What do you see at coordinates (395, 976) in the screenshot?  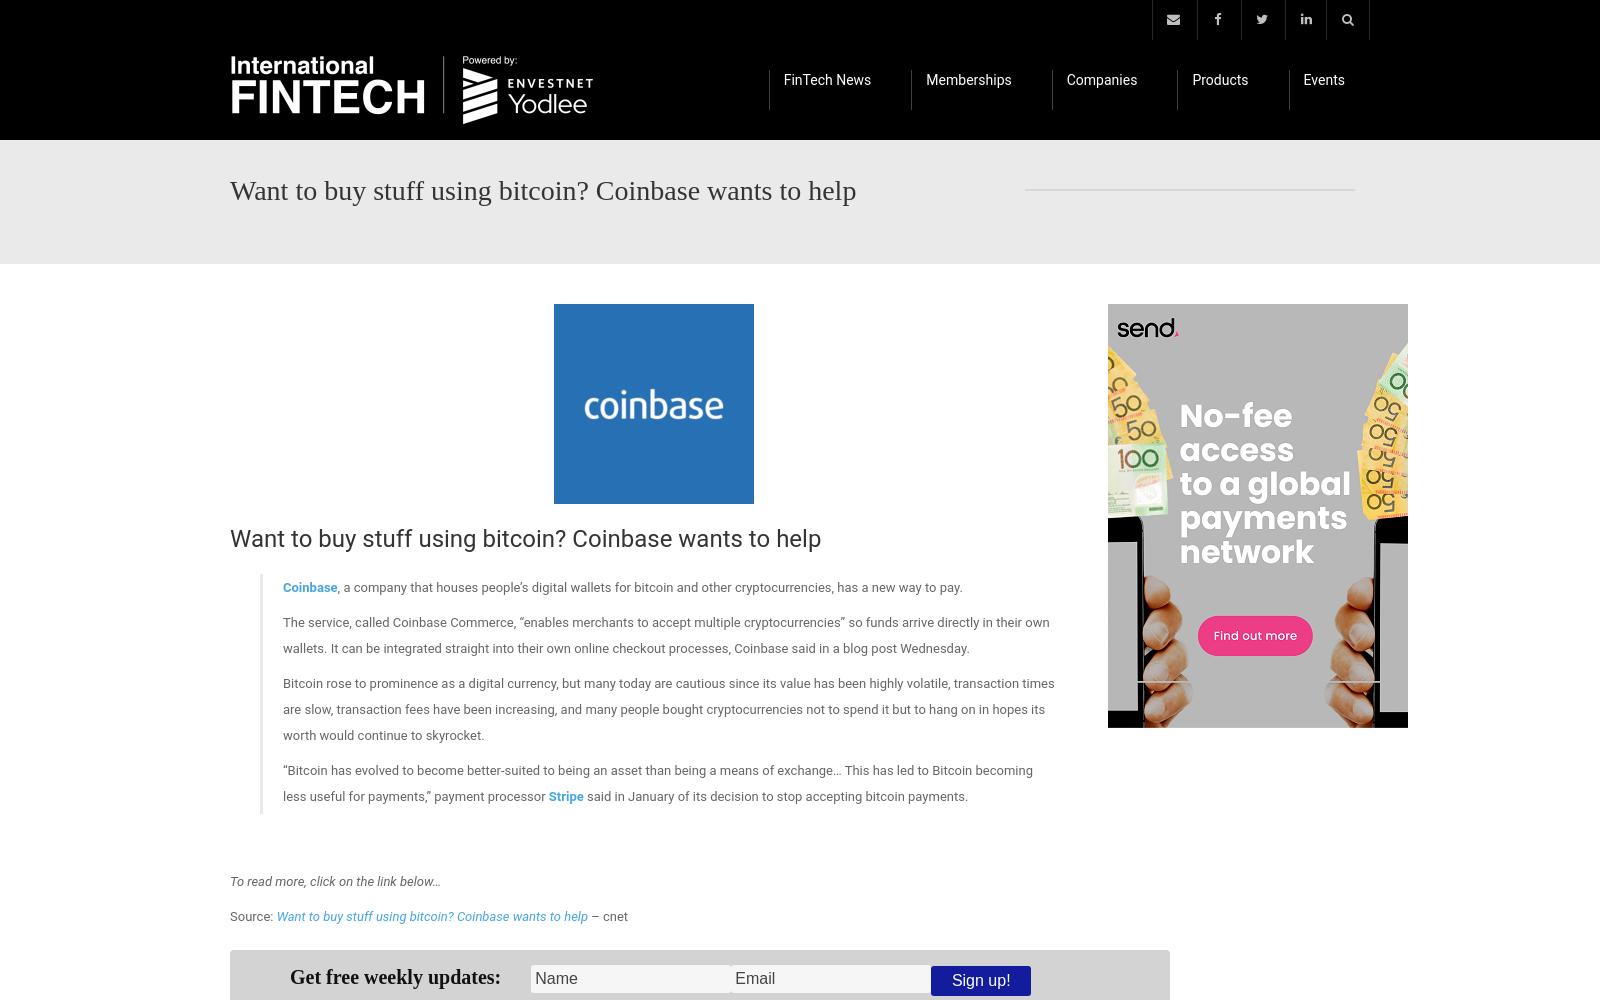 I see `'Get free weekly updates:'` at bounding box center [395, 976].